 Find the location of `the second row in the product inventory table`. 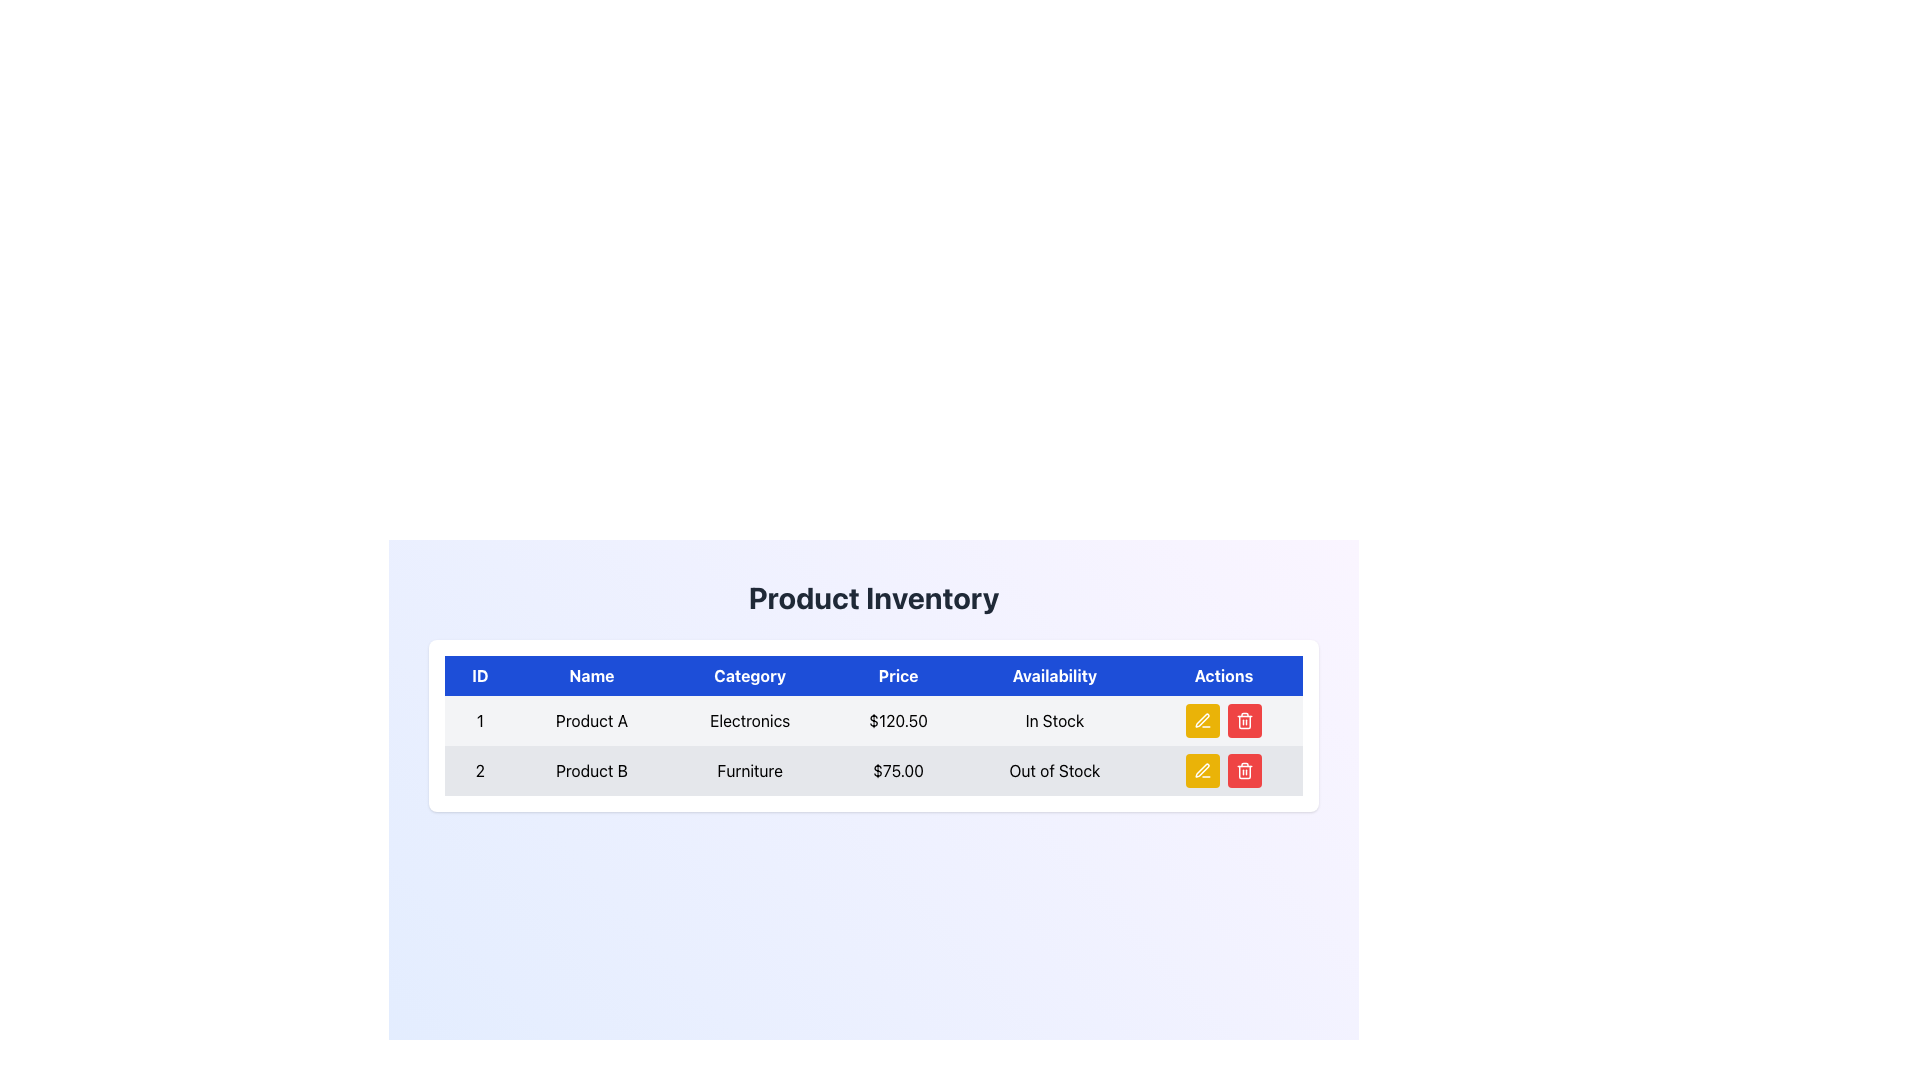

the second row in the product inventory table is located at coordinates (873, 770).